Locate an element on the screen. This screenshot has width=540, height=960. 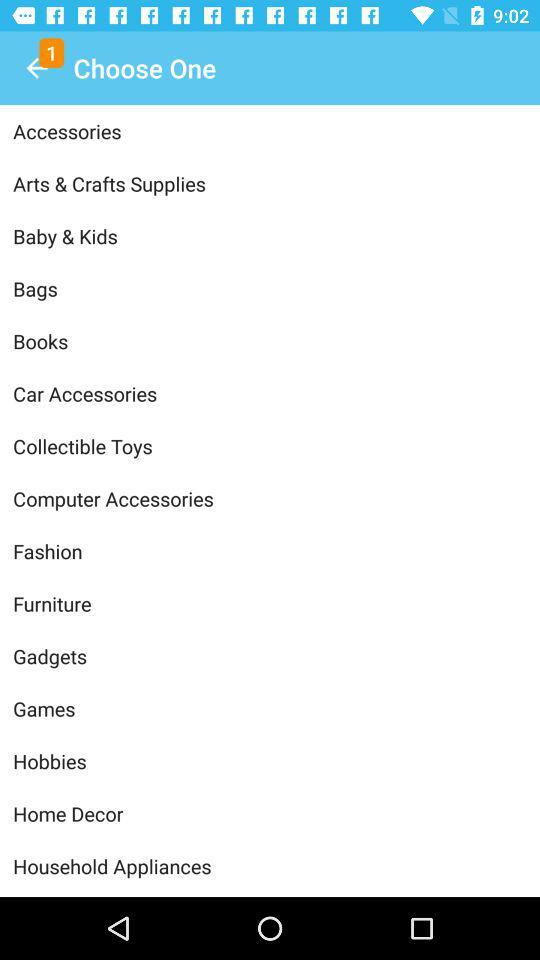
the item below games item is located at coordinates (270, 760).